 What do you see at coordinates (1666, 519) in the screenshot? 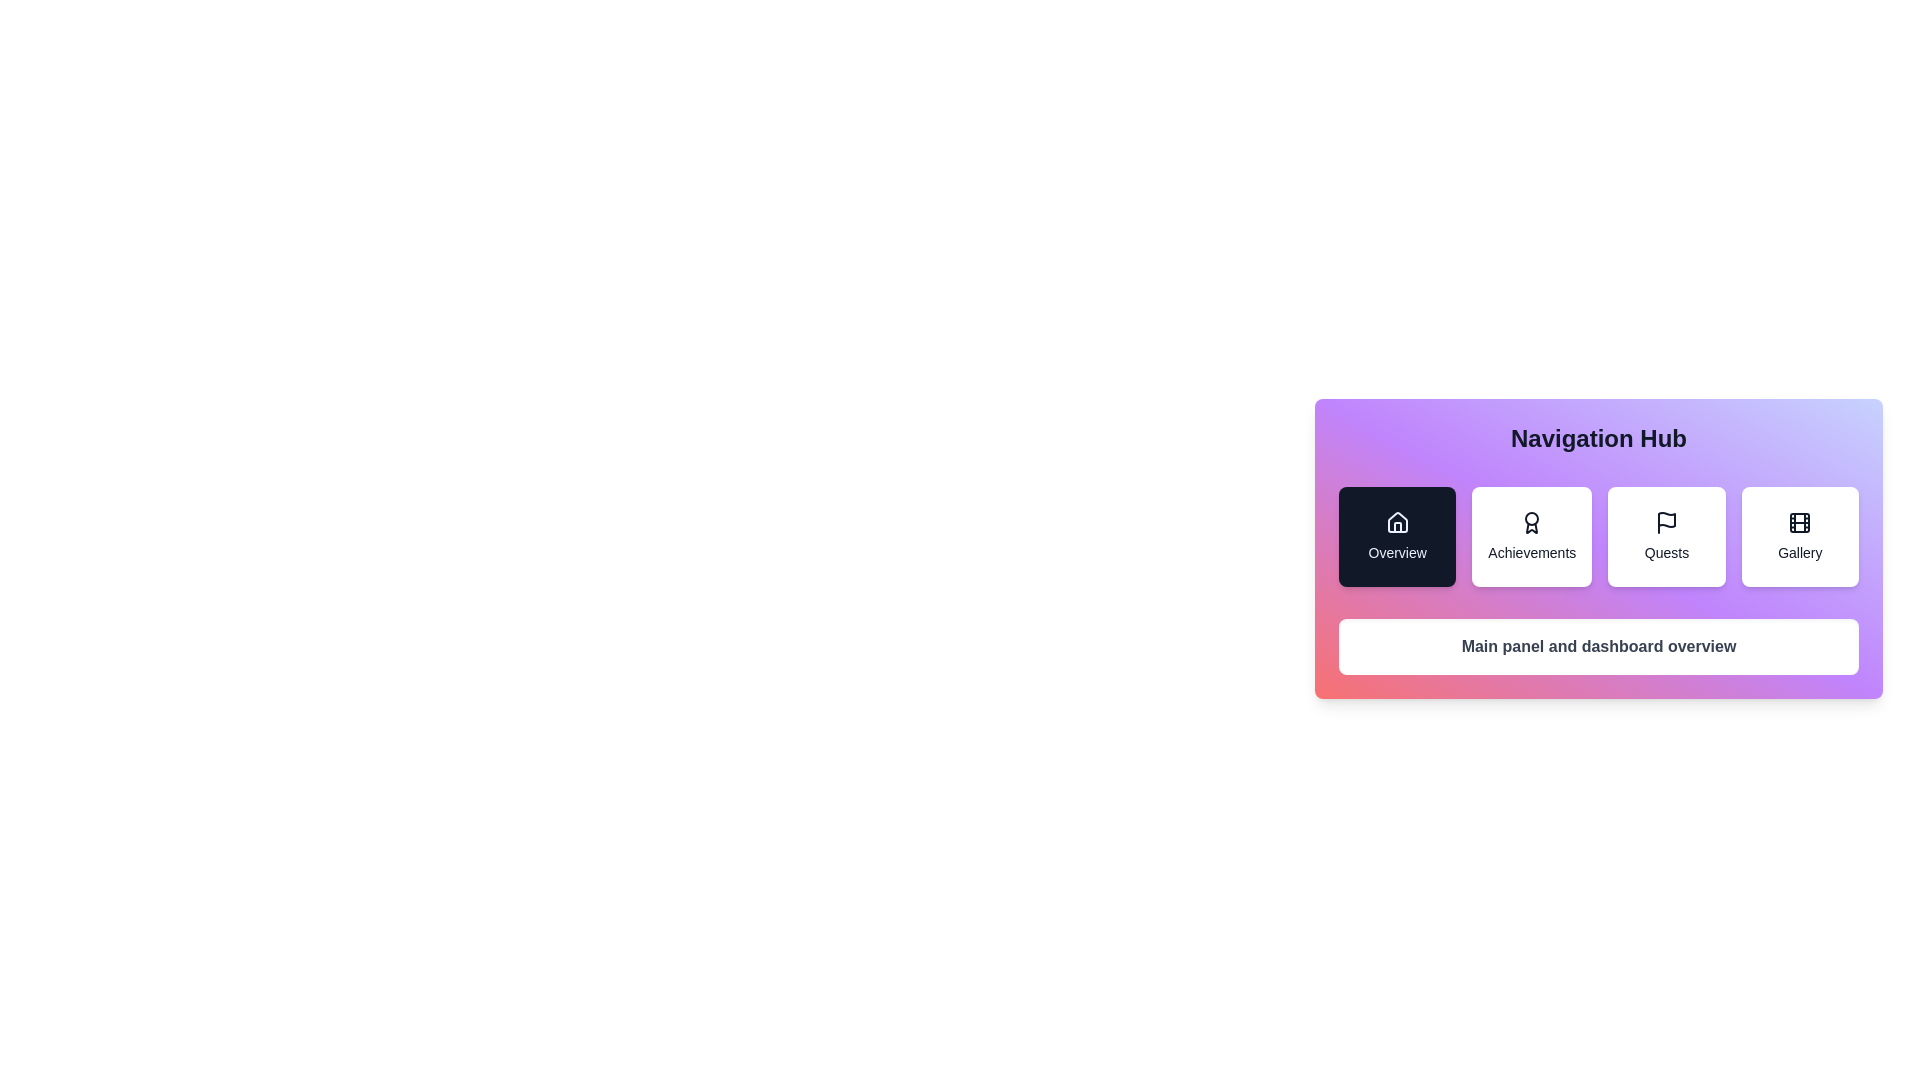
I see `the flag-shaped icon in the 'Quests' section of the navigation hub to trigger a visual effect` at bounding box center [1666, 519].